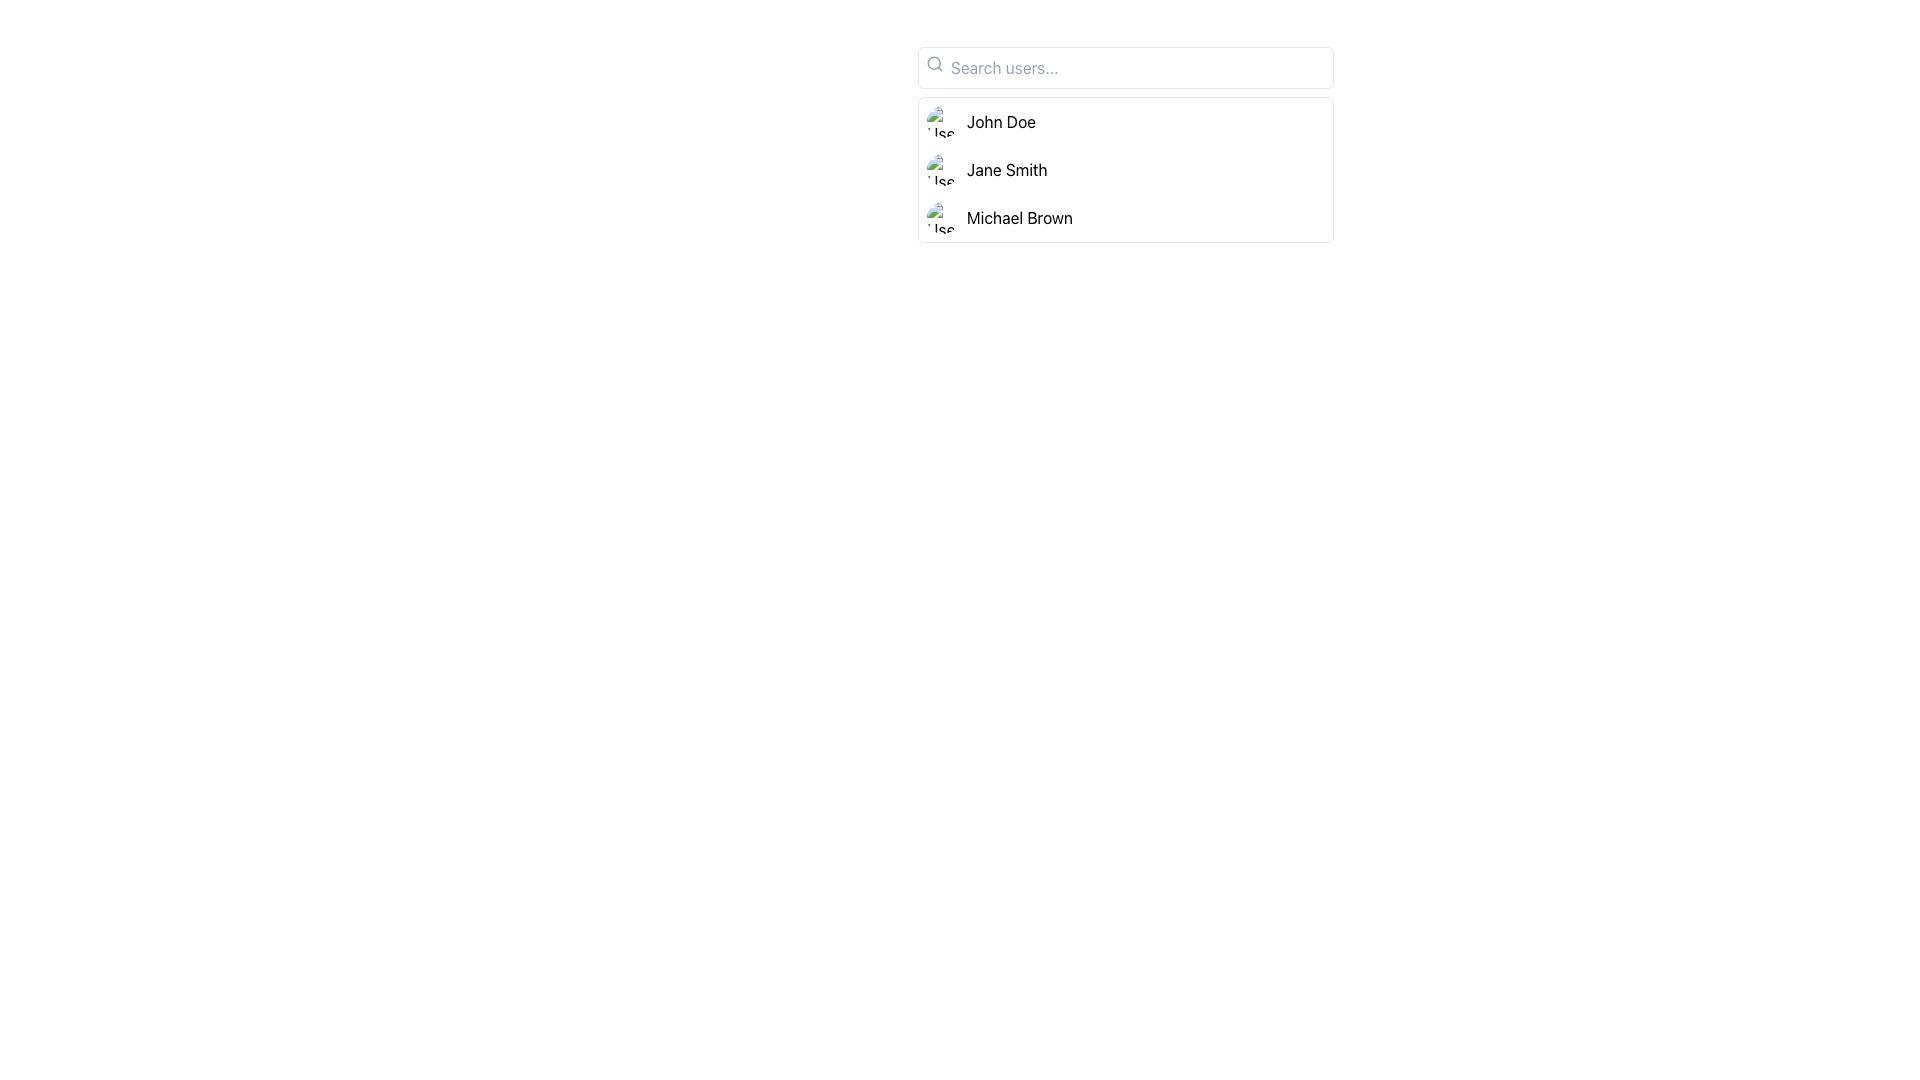 This screenshot has height=1080, width=1920. I want to click on the List item element displaying the name 'Michael Brown' and its circular profile image, which is the third item in a vertical list, so click(1126, 218).